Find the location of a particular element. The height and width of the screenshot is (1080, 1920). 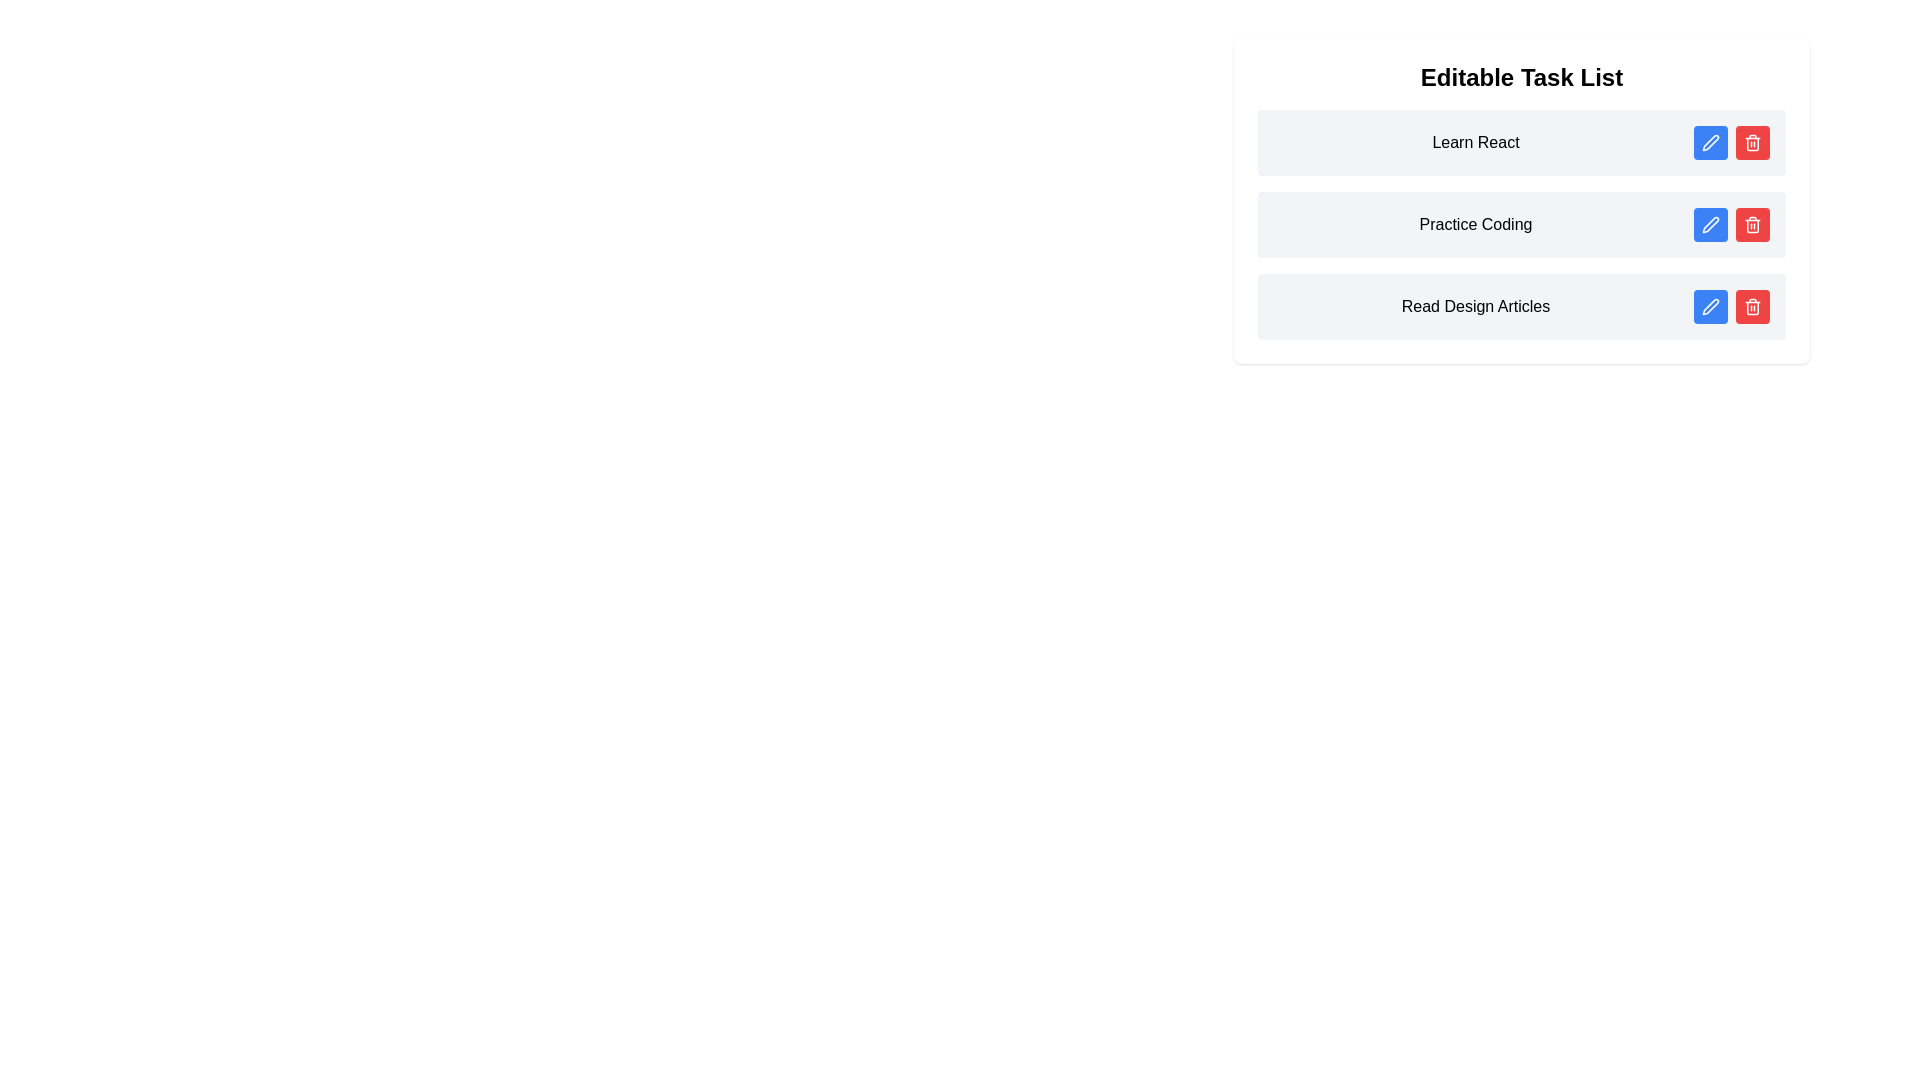

the edit pen icon located to the right of the 'Read Design Articles' label is located at coordinates (1709, 307).